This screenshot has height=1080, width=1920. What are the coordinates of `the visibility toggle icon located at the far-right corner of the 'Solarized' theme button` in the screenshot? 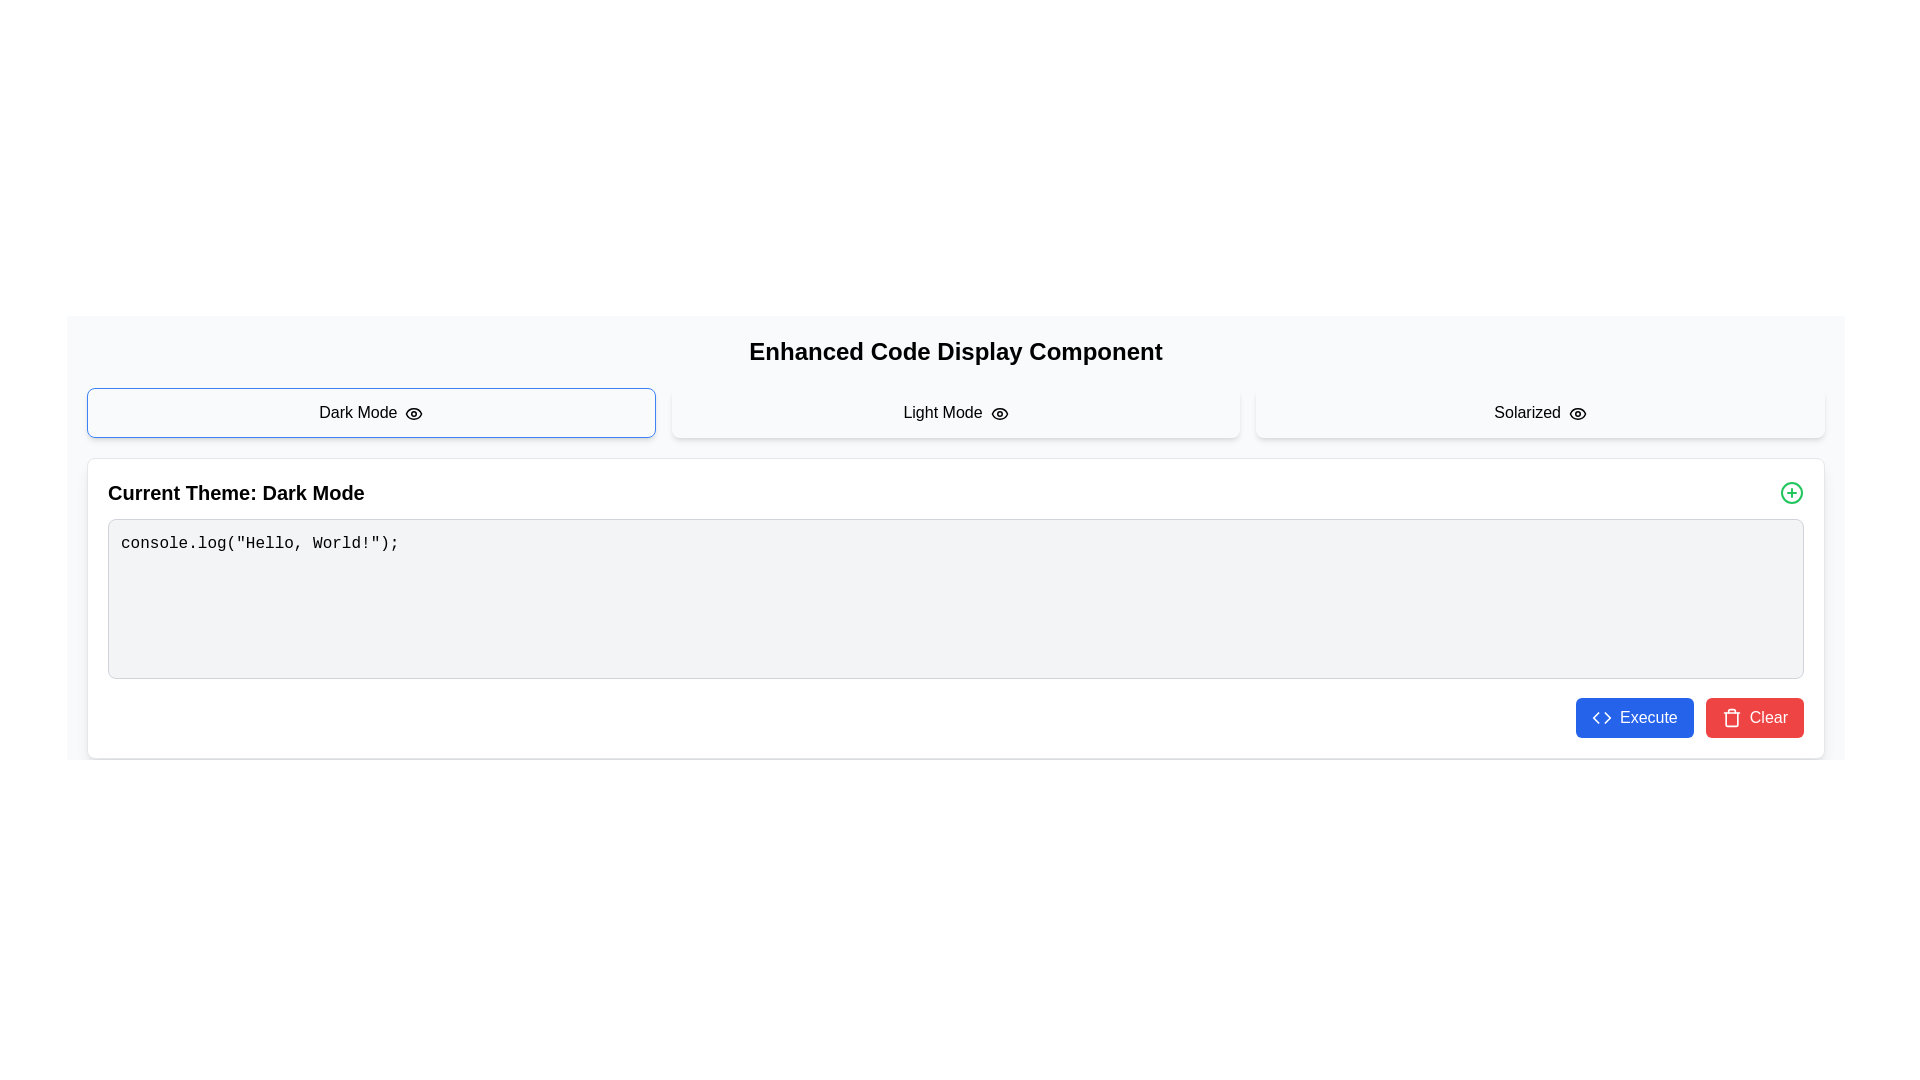 It's located at (1577, 412).